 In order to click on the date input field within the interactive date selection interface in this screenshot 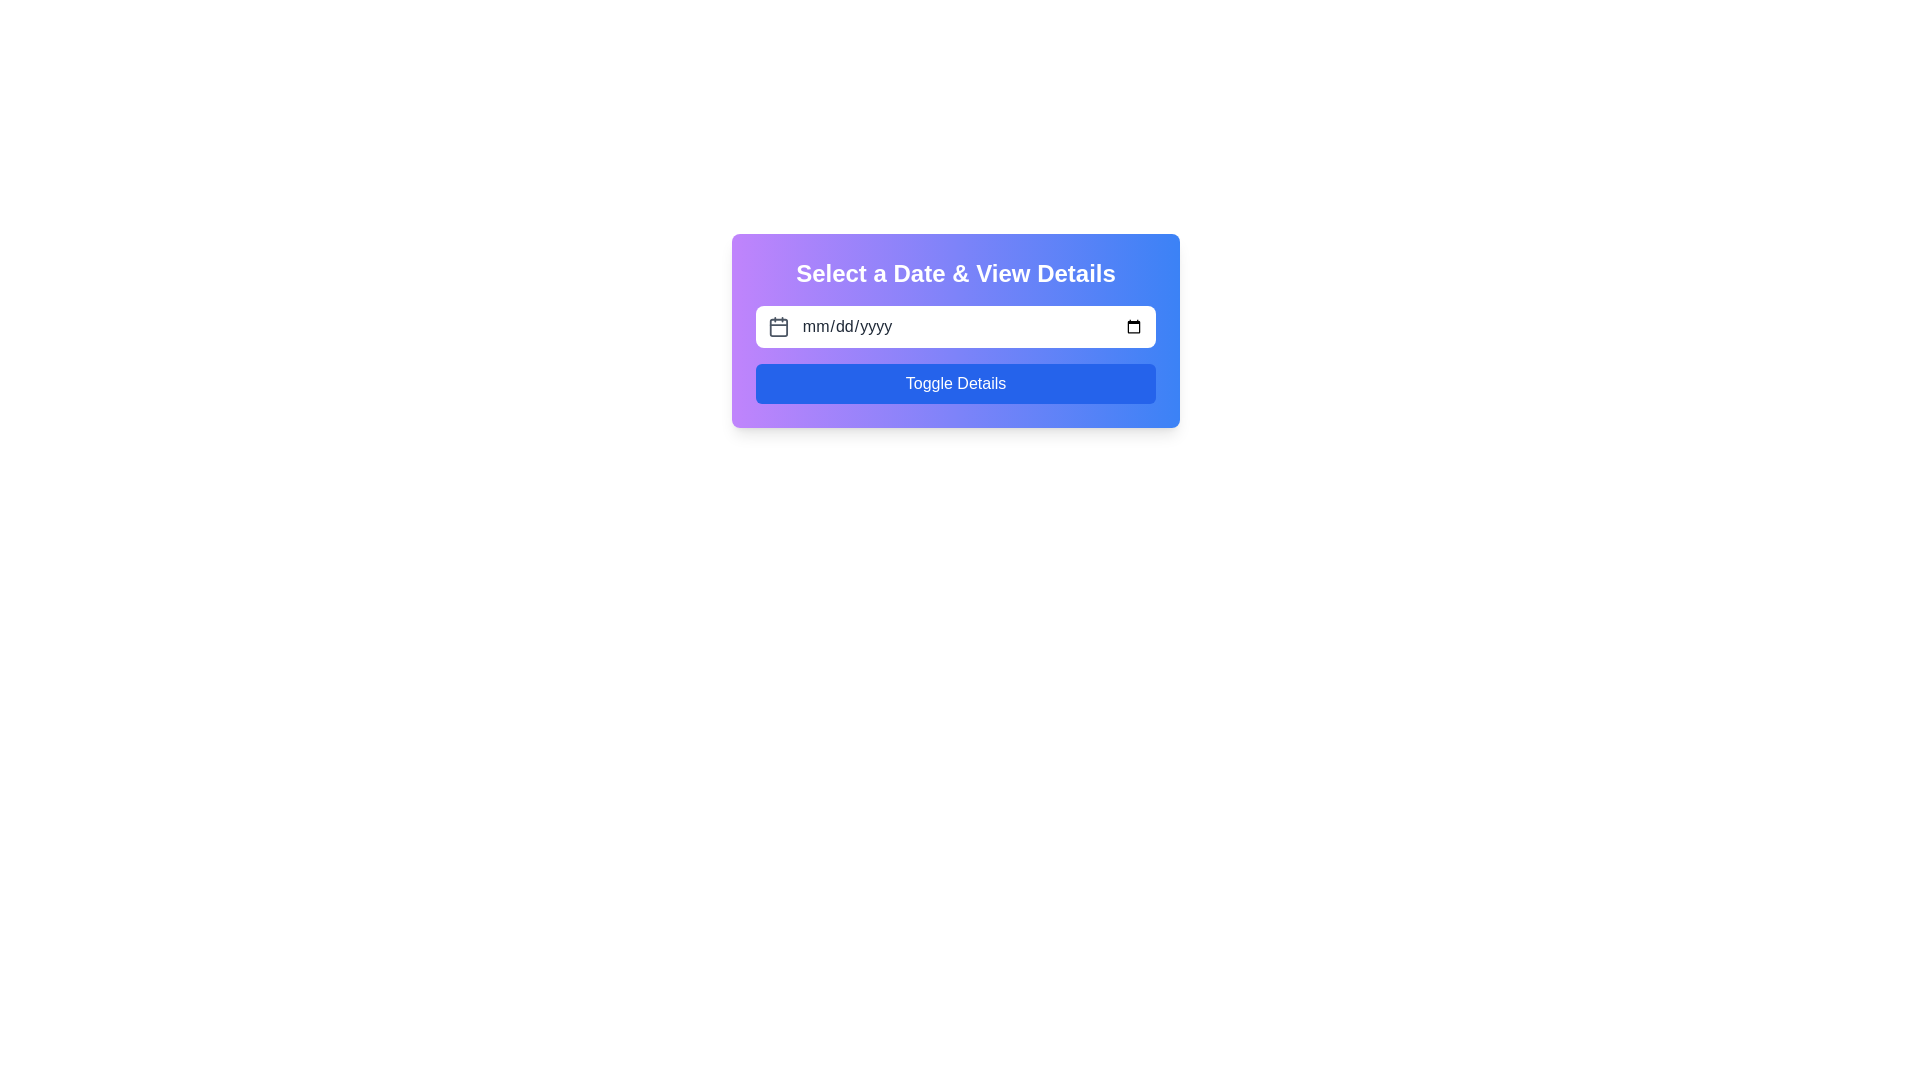, I will do `click(954, 330)`.